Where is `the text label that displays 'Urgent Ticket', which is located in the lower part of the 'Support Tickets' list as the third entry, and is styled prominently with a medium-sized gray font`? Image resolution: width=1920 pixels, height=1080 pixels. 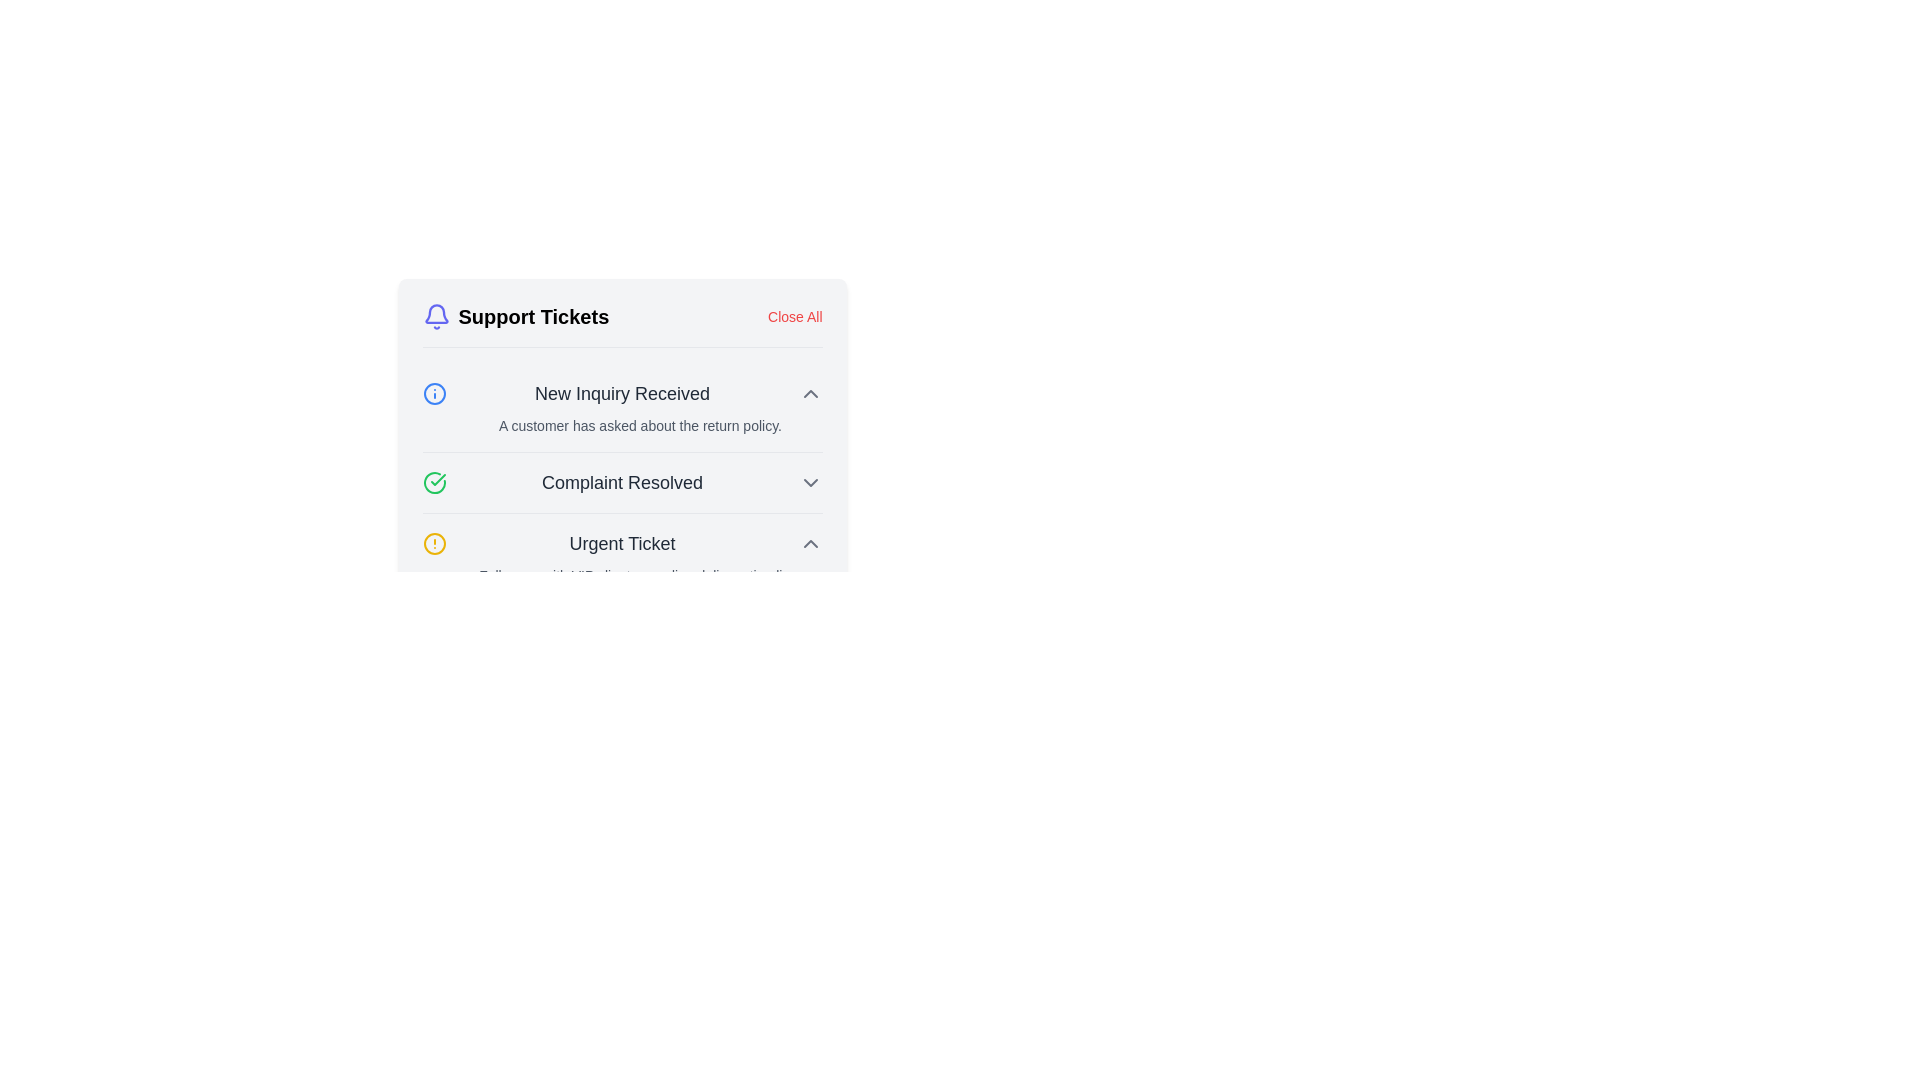
the text label that displays 'Urgent Ticket', which is located in the lower part of the 'Support Tickets' list as the third entry, and is styled prominently with a medium-sized gray font is located at coordinates (621, 543).